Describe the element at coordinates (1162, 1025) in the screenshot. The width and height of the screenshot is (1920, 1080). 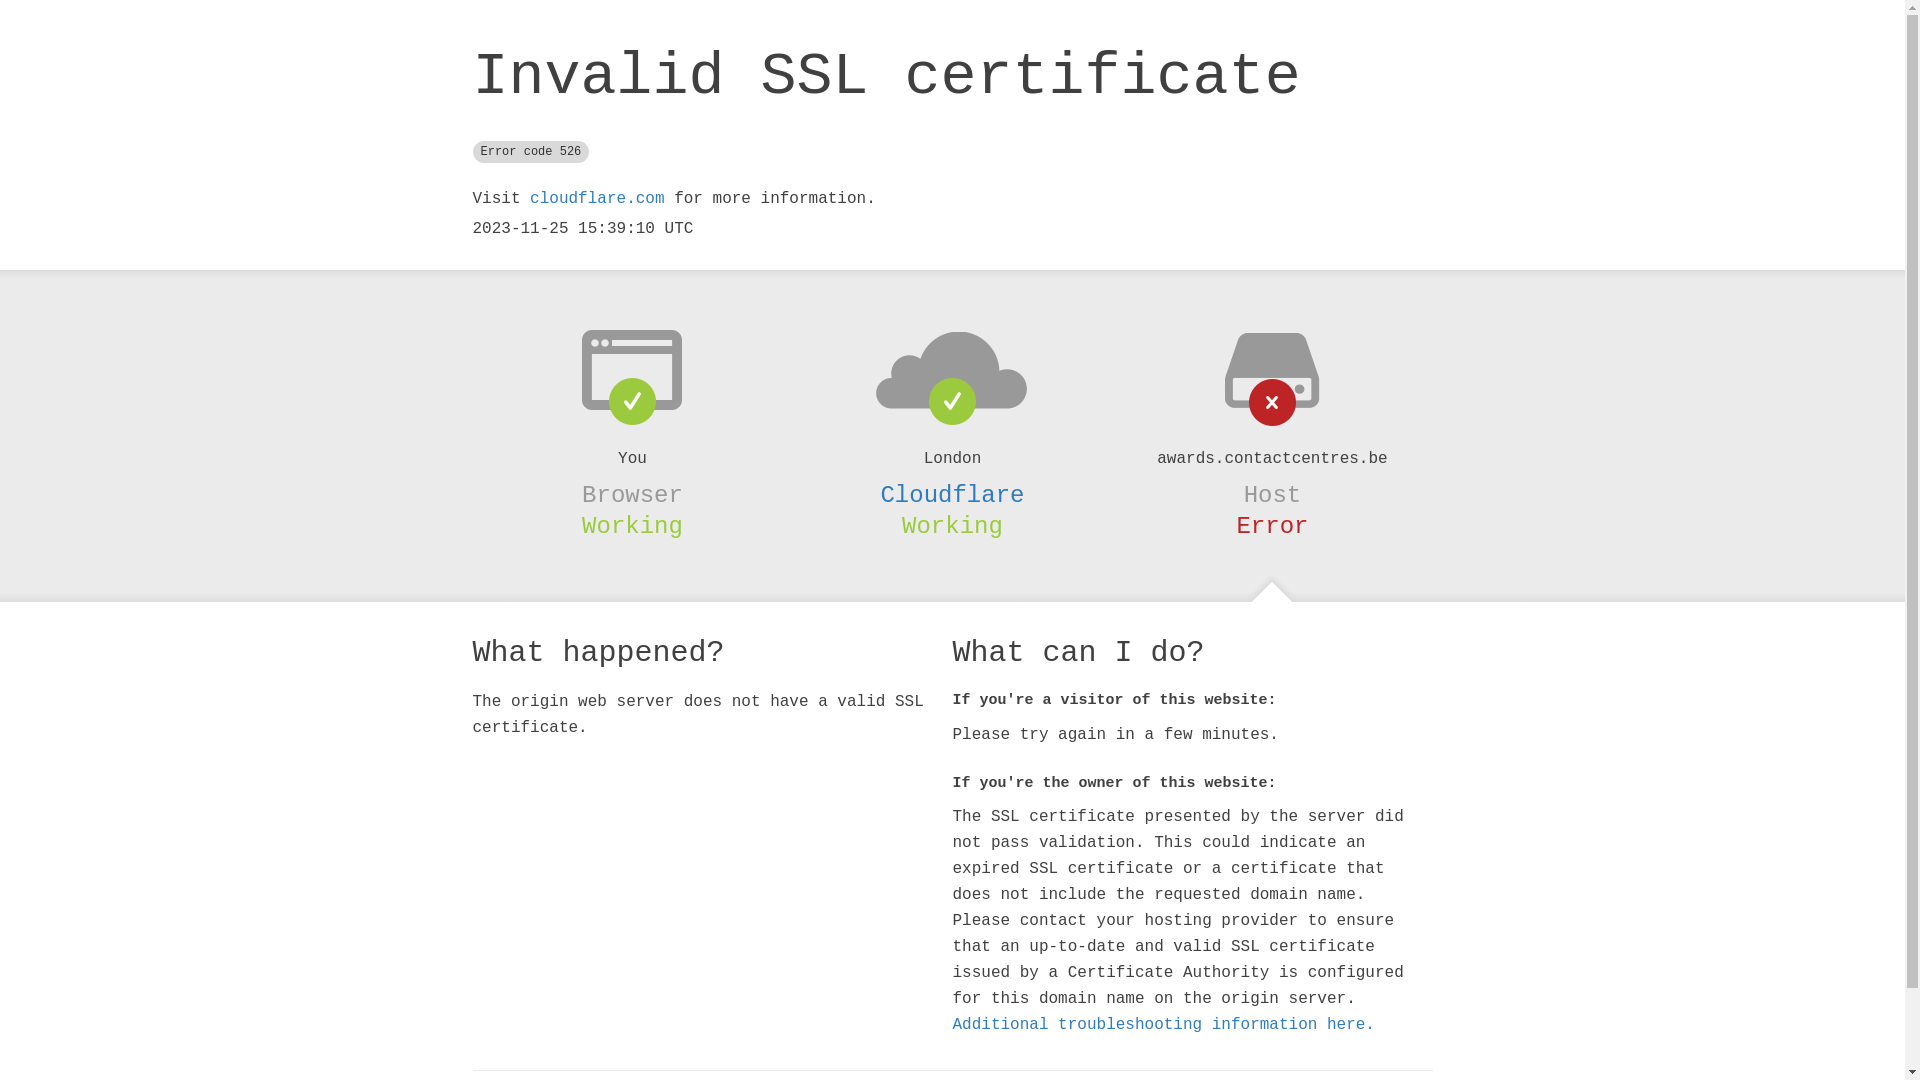
I see `'Additional troubleshooting information here.'` at that location.